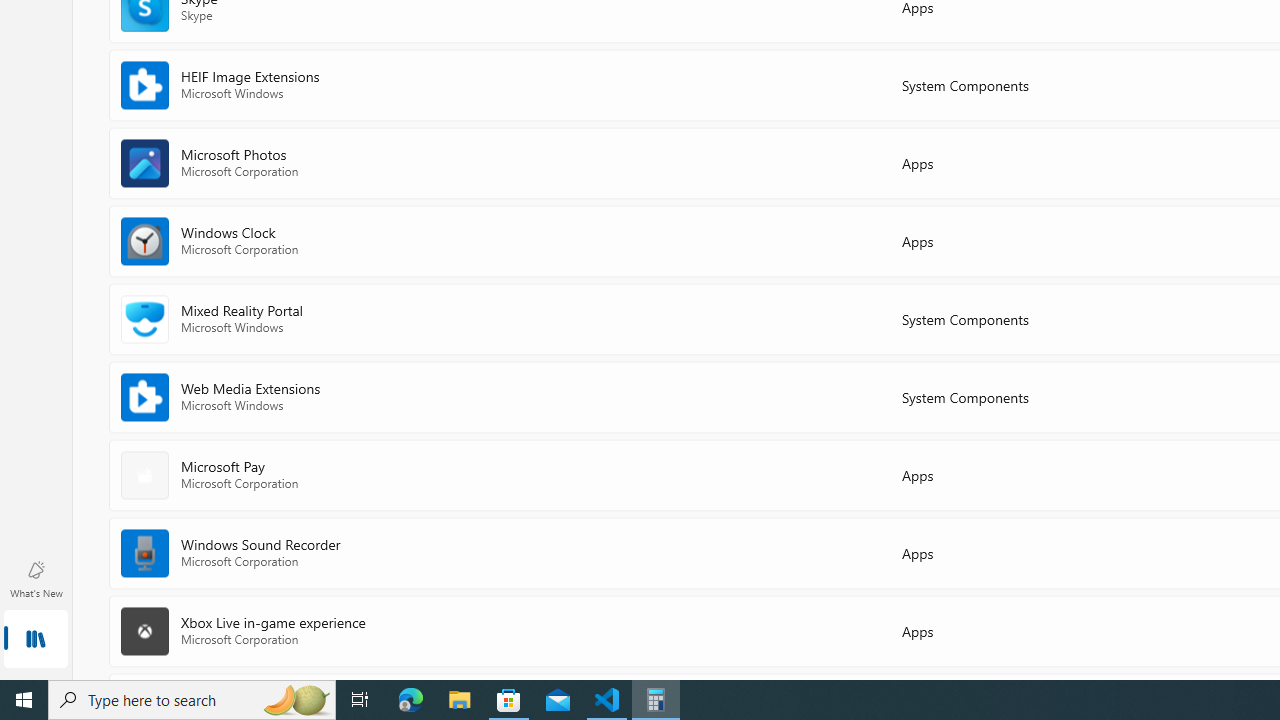  Describe the element at coordinates (509, 698) in the screenshot. I see `'Microsoft Store - 1 running window'` at that location.